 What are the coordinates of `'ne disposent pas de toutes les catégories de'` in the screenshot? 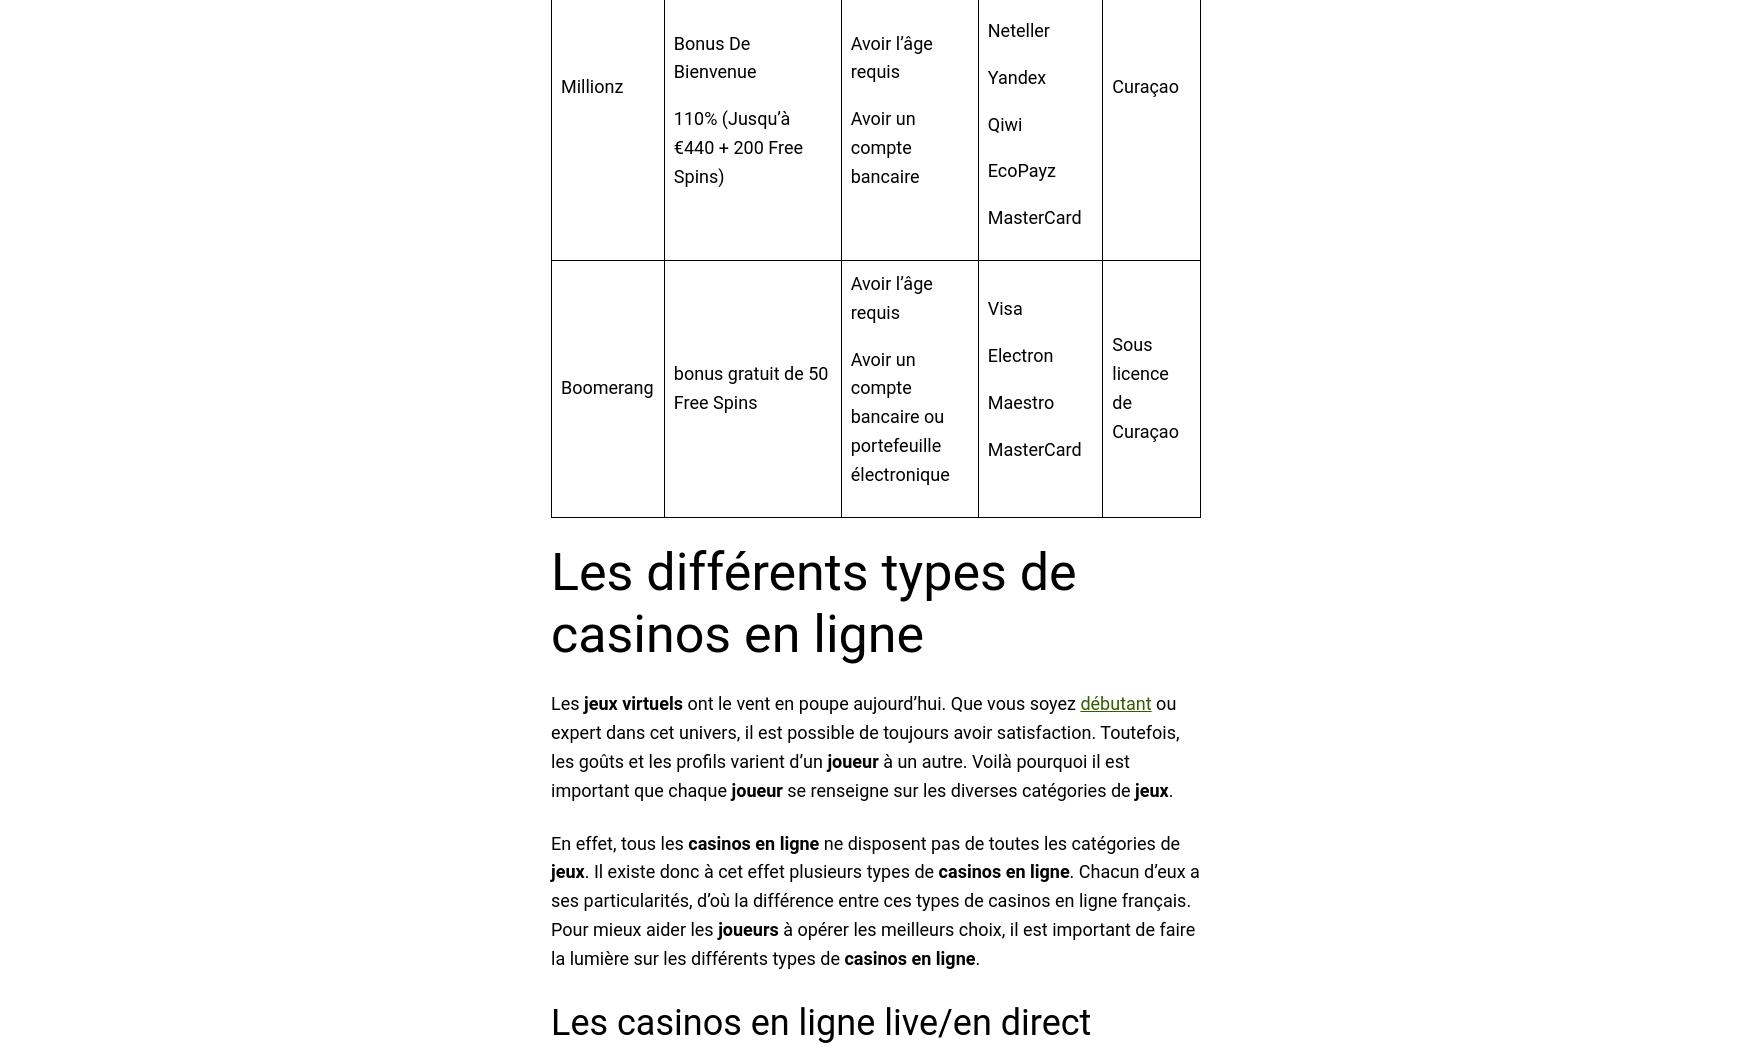 It's located at (998, 841).